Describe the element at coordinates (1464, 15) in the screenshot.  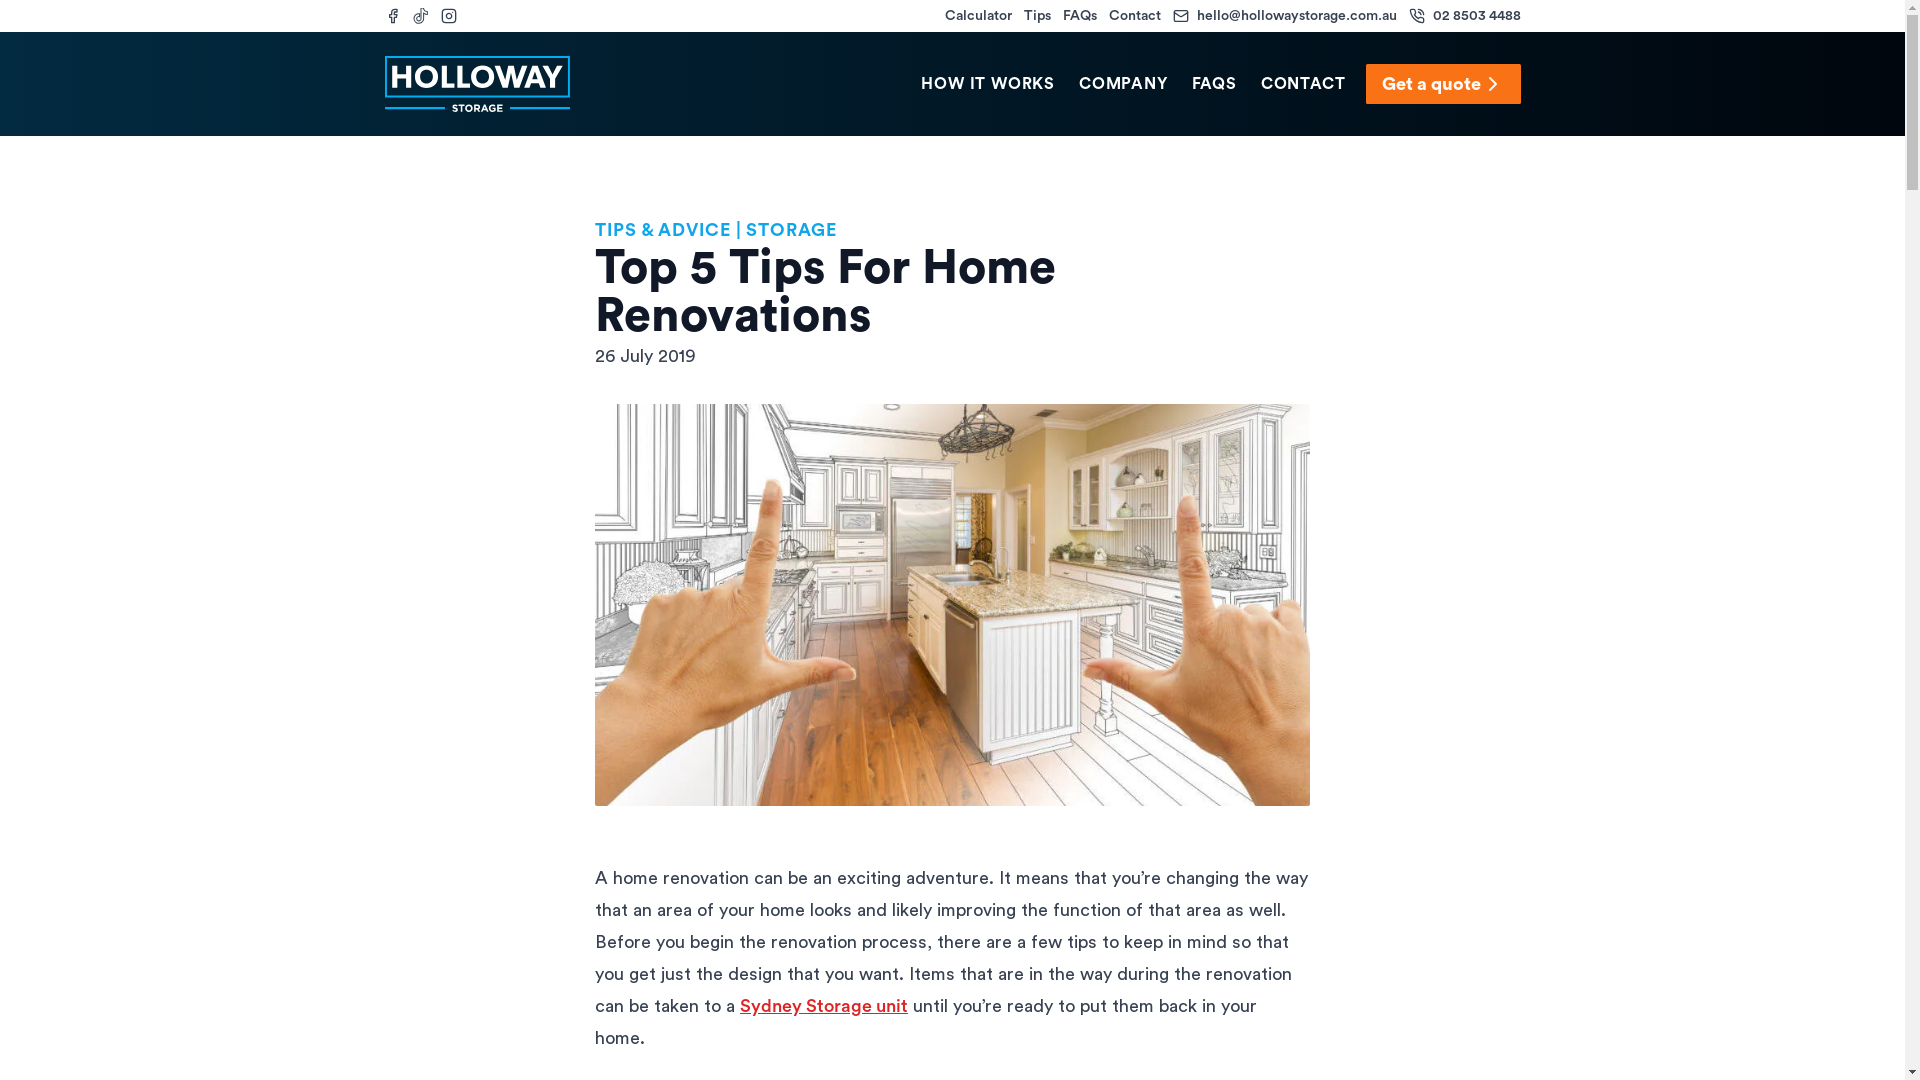
I see `'02 8503 4488'` at that location.